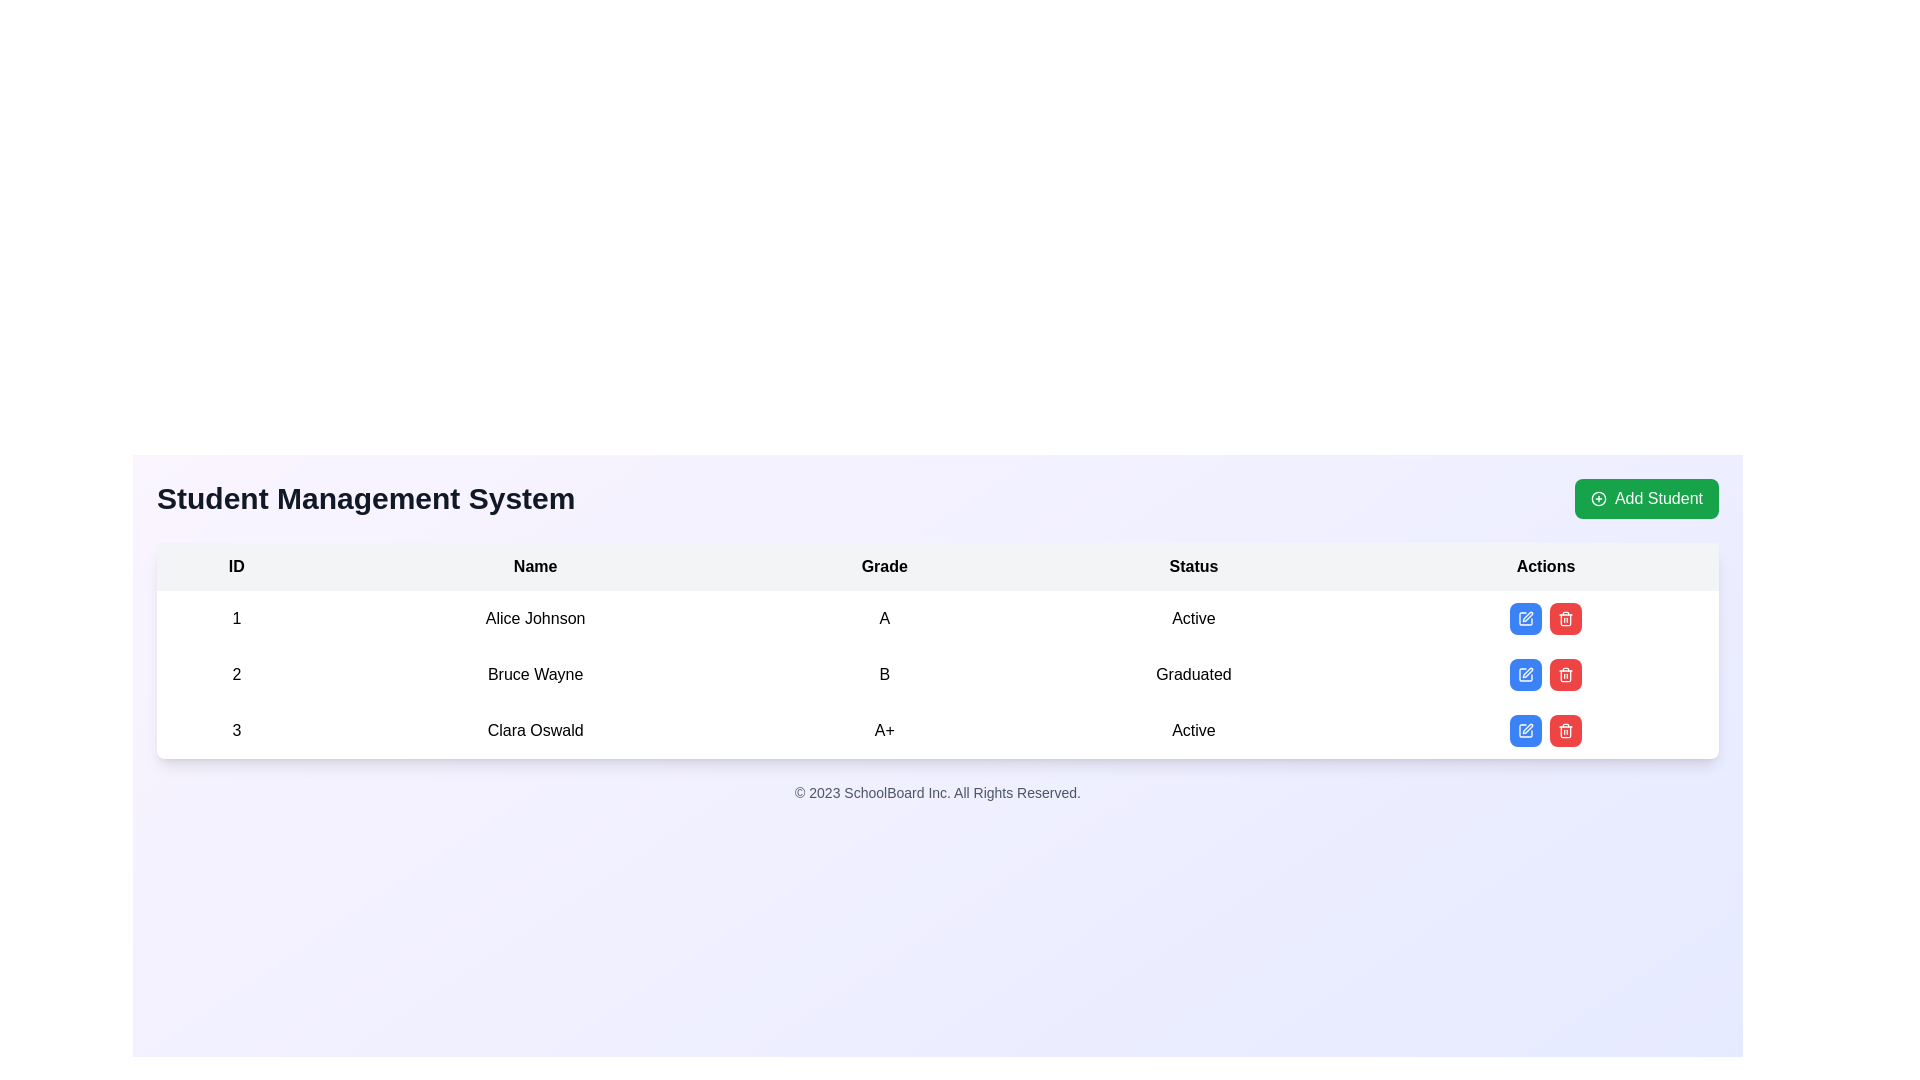  I want to click on the pen tip icon in the 'Actions' column of the grid, specifically in the third row associated with 'Clara Oswald', so click(1526, 616).